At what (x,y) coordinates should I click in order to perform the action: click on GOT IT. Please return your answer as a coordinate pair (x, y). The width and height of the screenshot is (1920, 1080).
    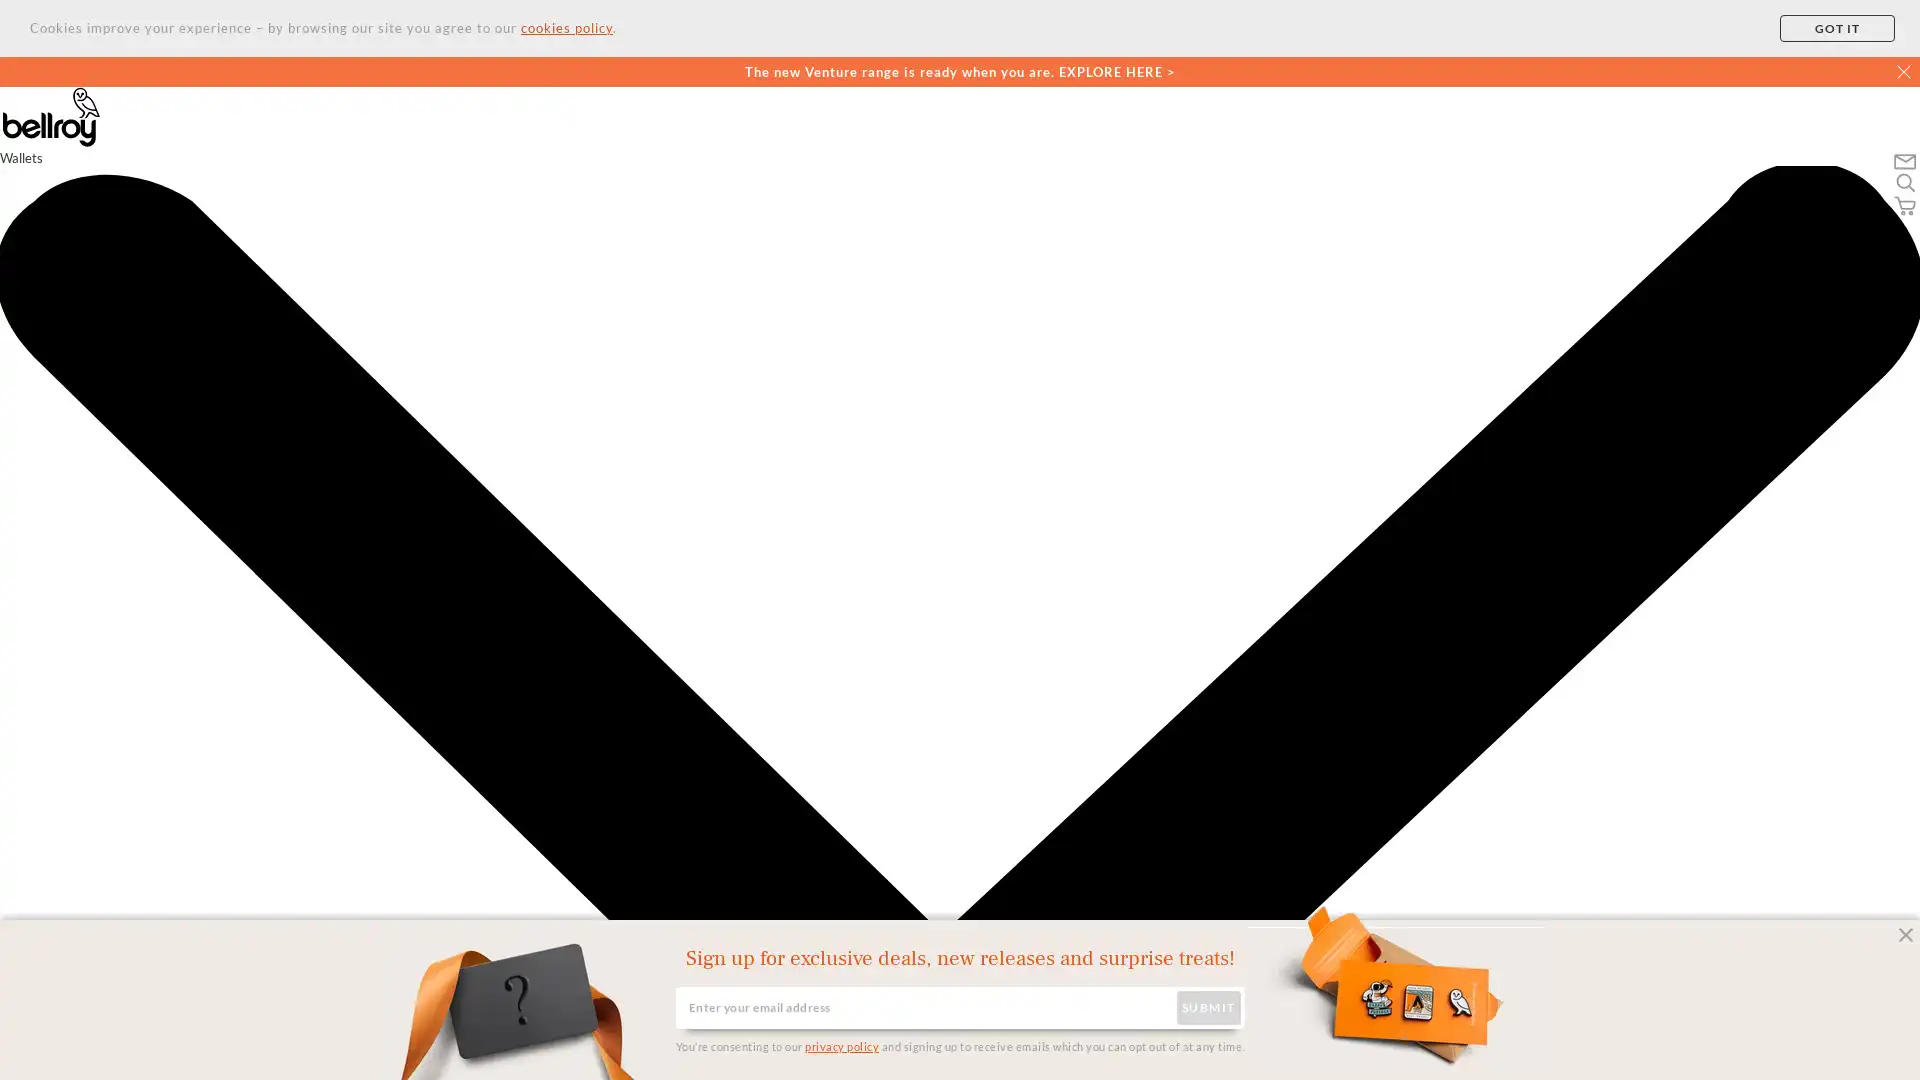
    Looking at the image, I should click on (1837, 28).